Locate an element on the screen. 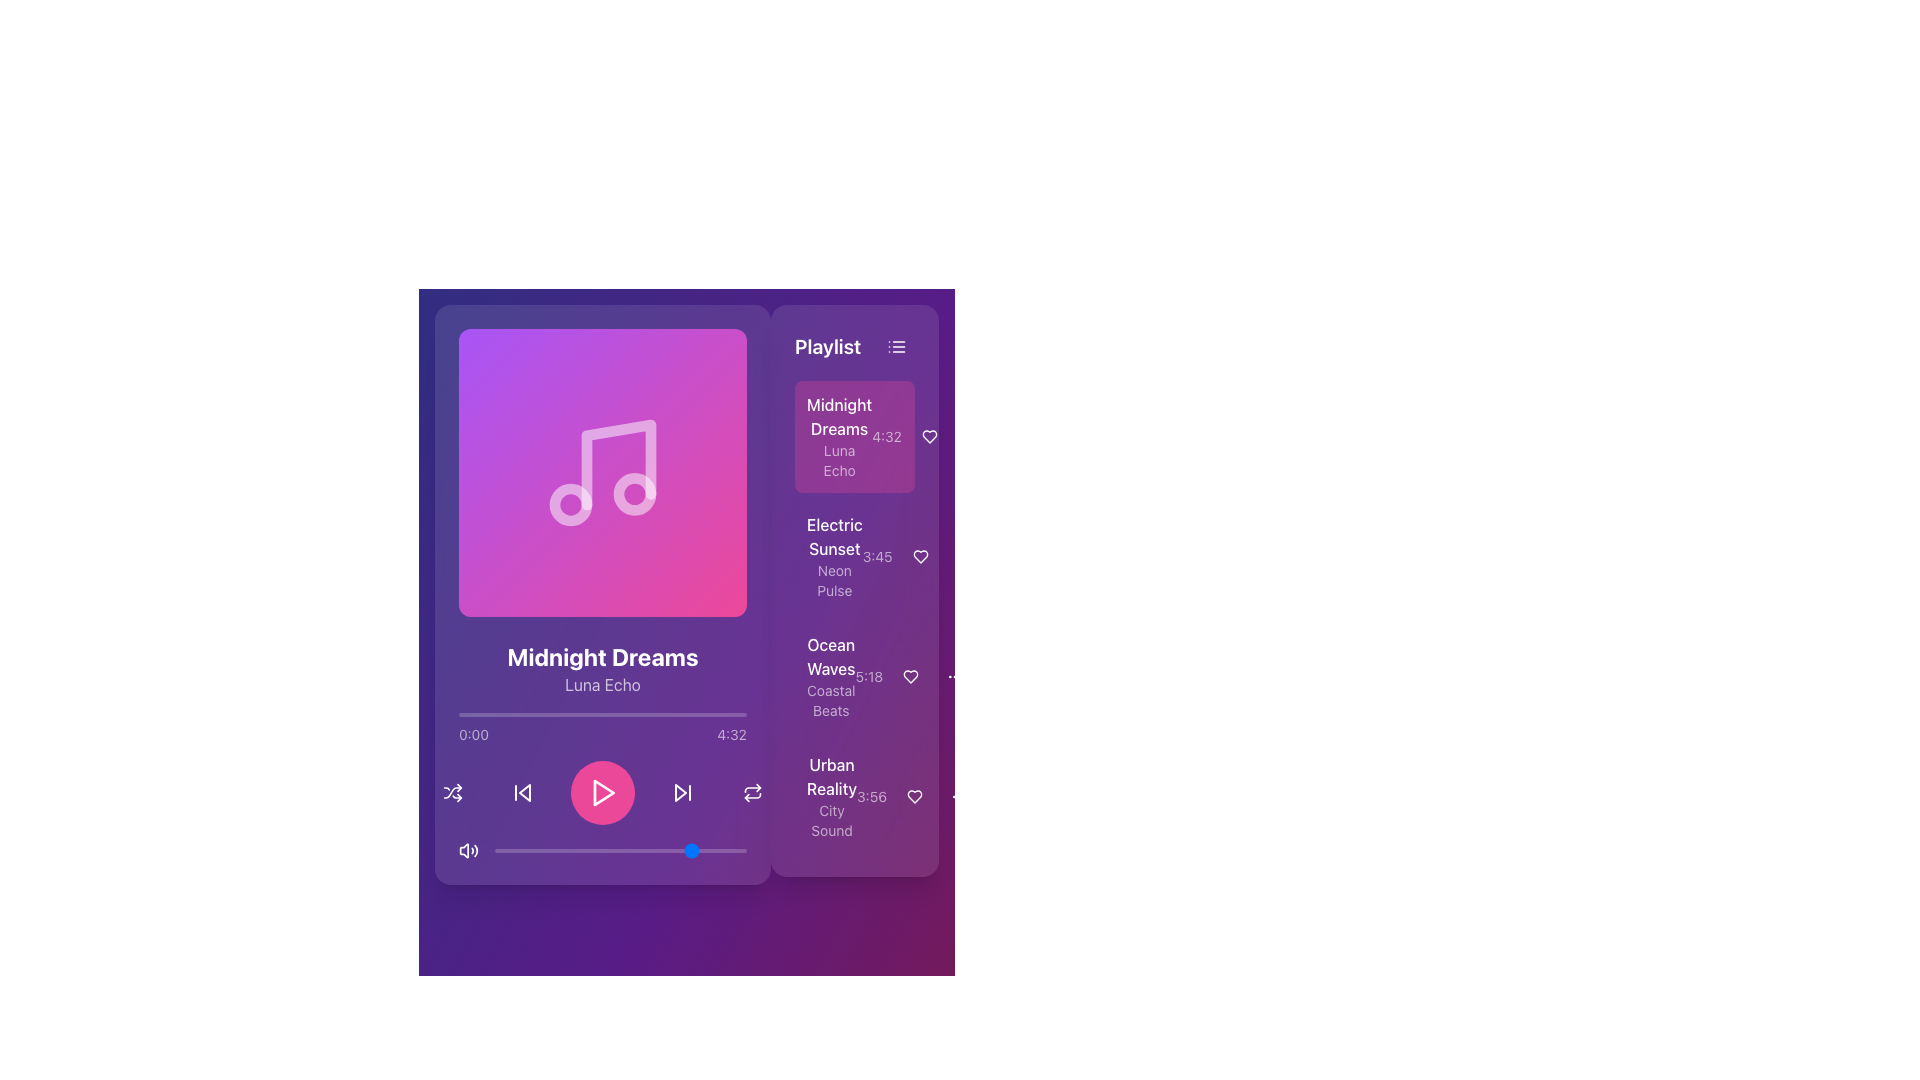 The image size is (1920, 1080). playback progress is located at coordinates (625, 851).